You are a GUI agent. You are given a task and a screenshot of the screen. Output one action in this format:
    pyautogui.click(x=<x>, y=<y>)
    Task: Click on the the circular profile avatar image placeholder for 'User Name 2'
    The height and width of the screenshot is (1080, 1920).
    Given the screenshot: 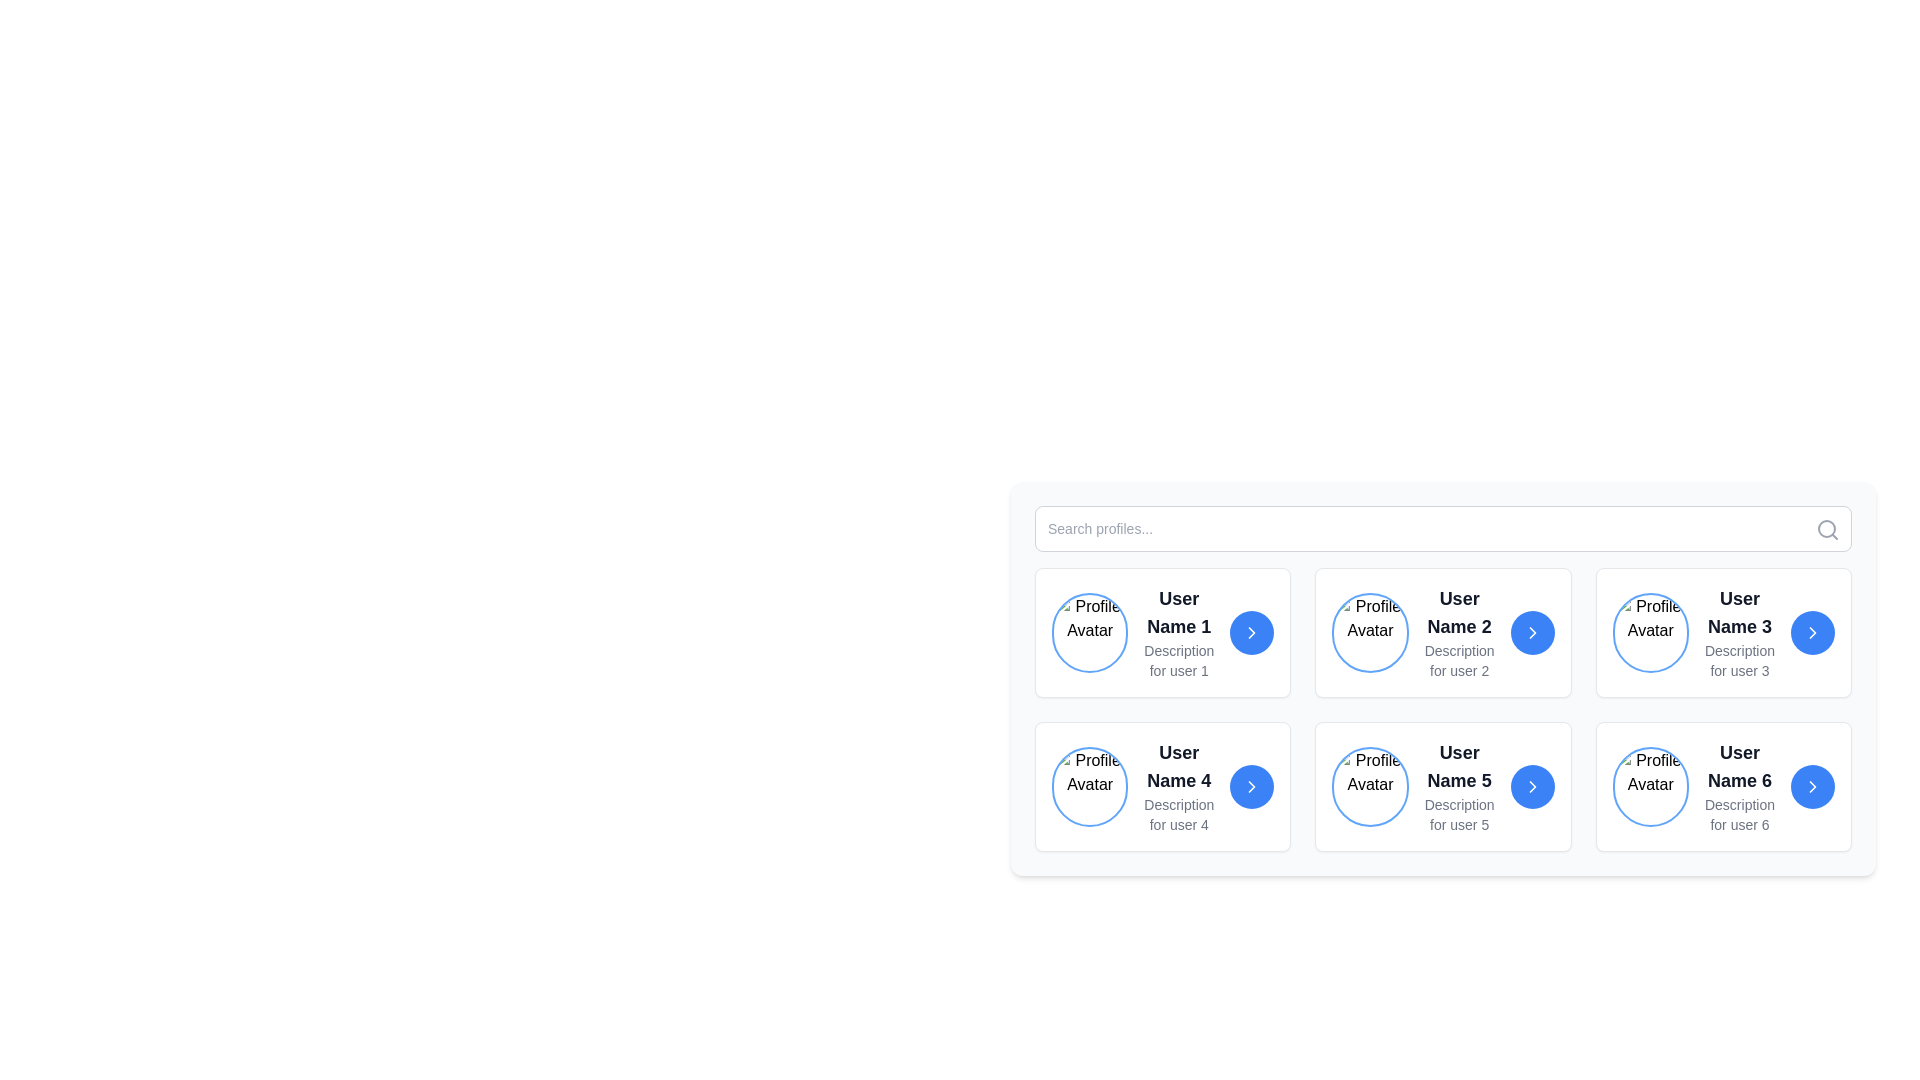 What is the action you would take?
    pyautogui.click(x=1368, y=632)
    